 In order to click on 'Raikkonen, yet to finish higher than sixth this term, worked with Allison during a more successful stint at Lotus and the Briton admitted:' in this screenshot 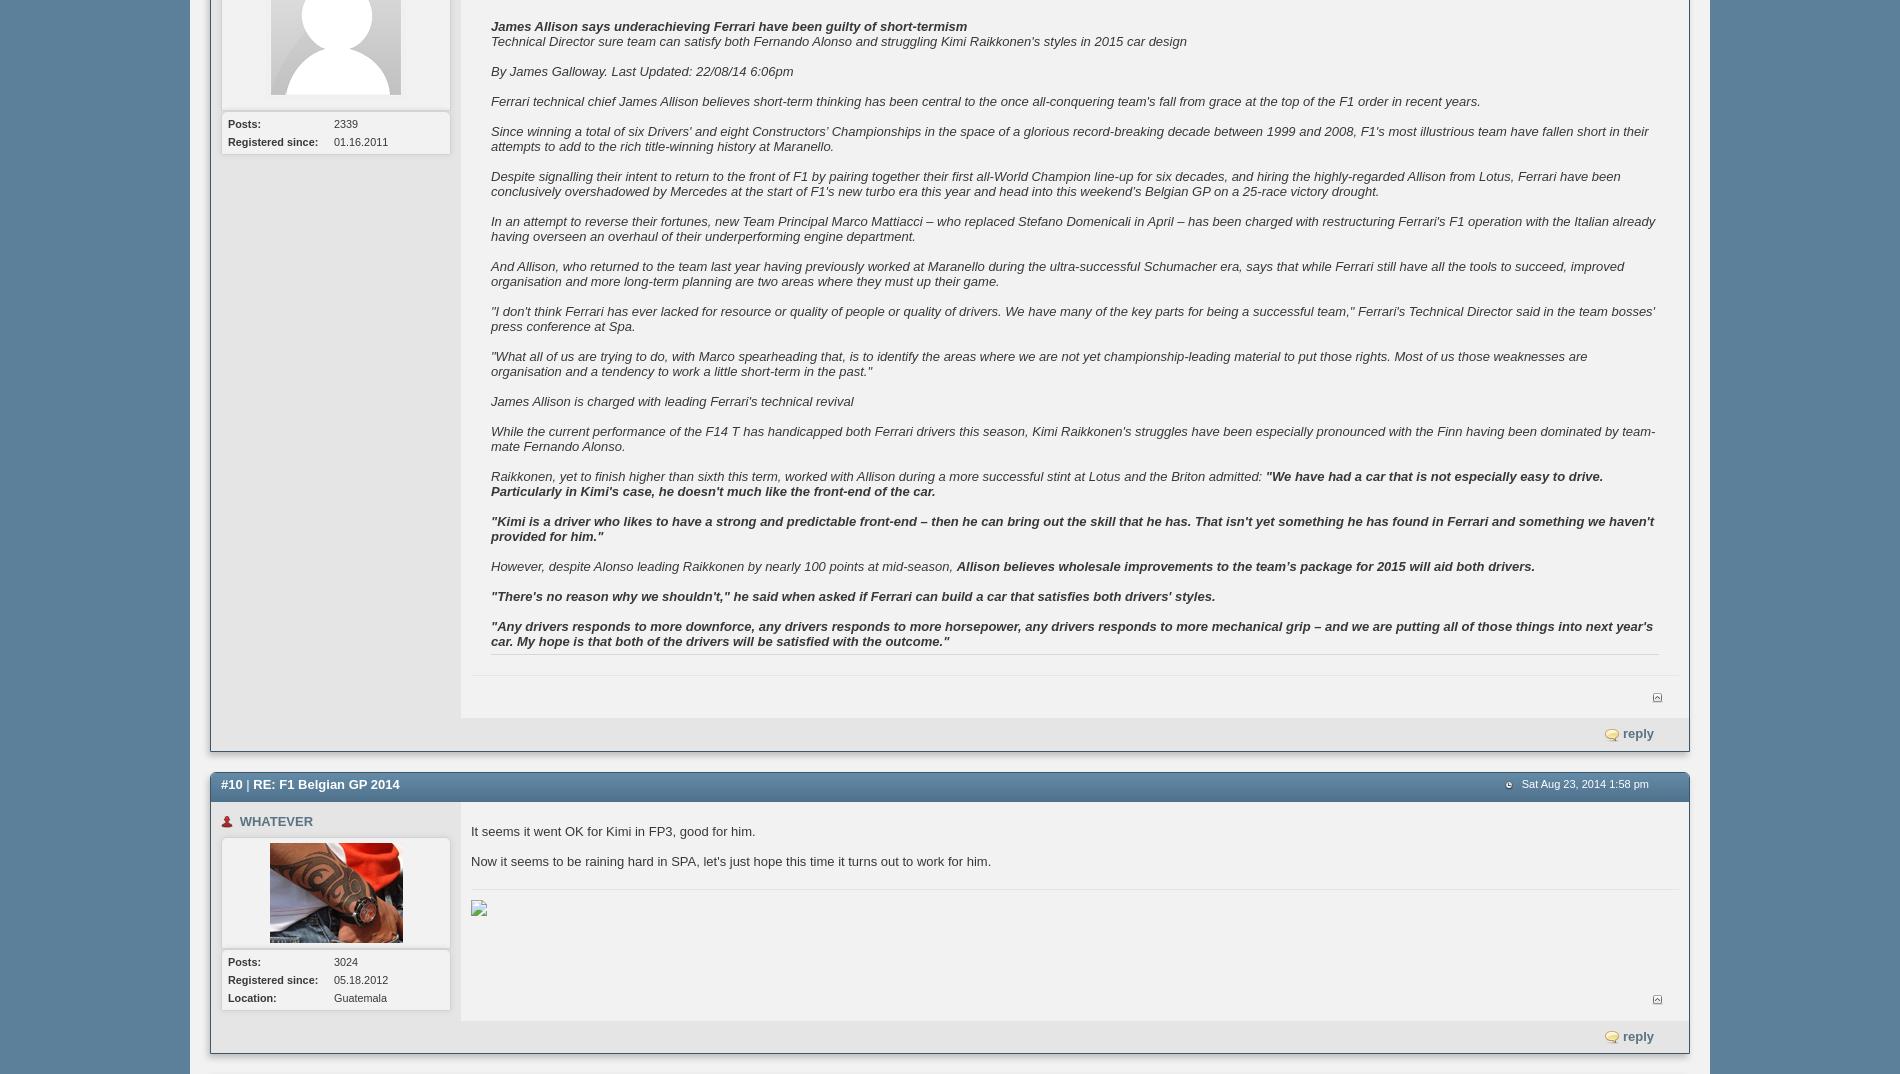, I will do `click(876, 475)`.